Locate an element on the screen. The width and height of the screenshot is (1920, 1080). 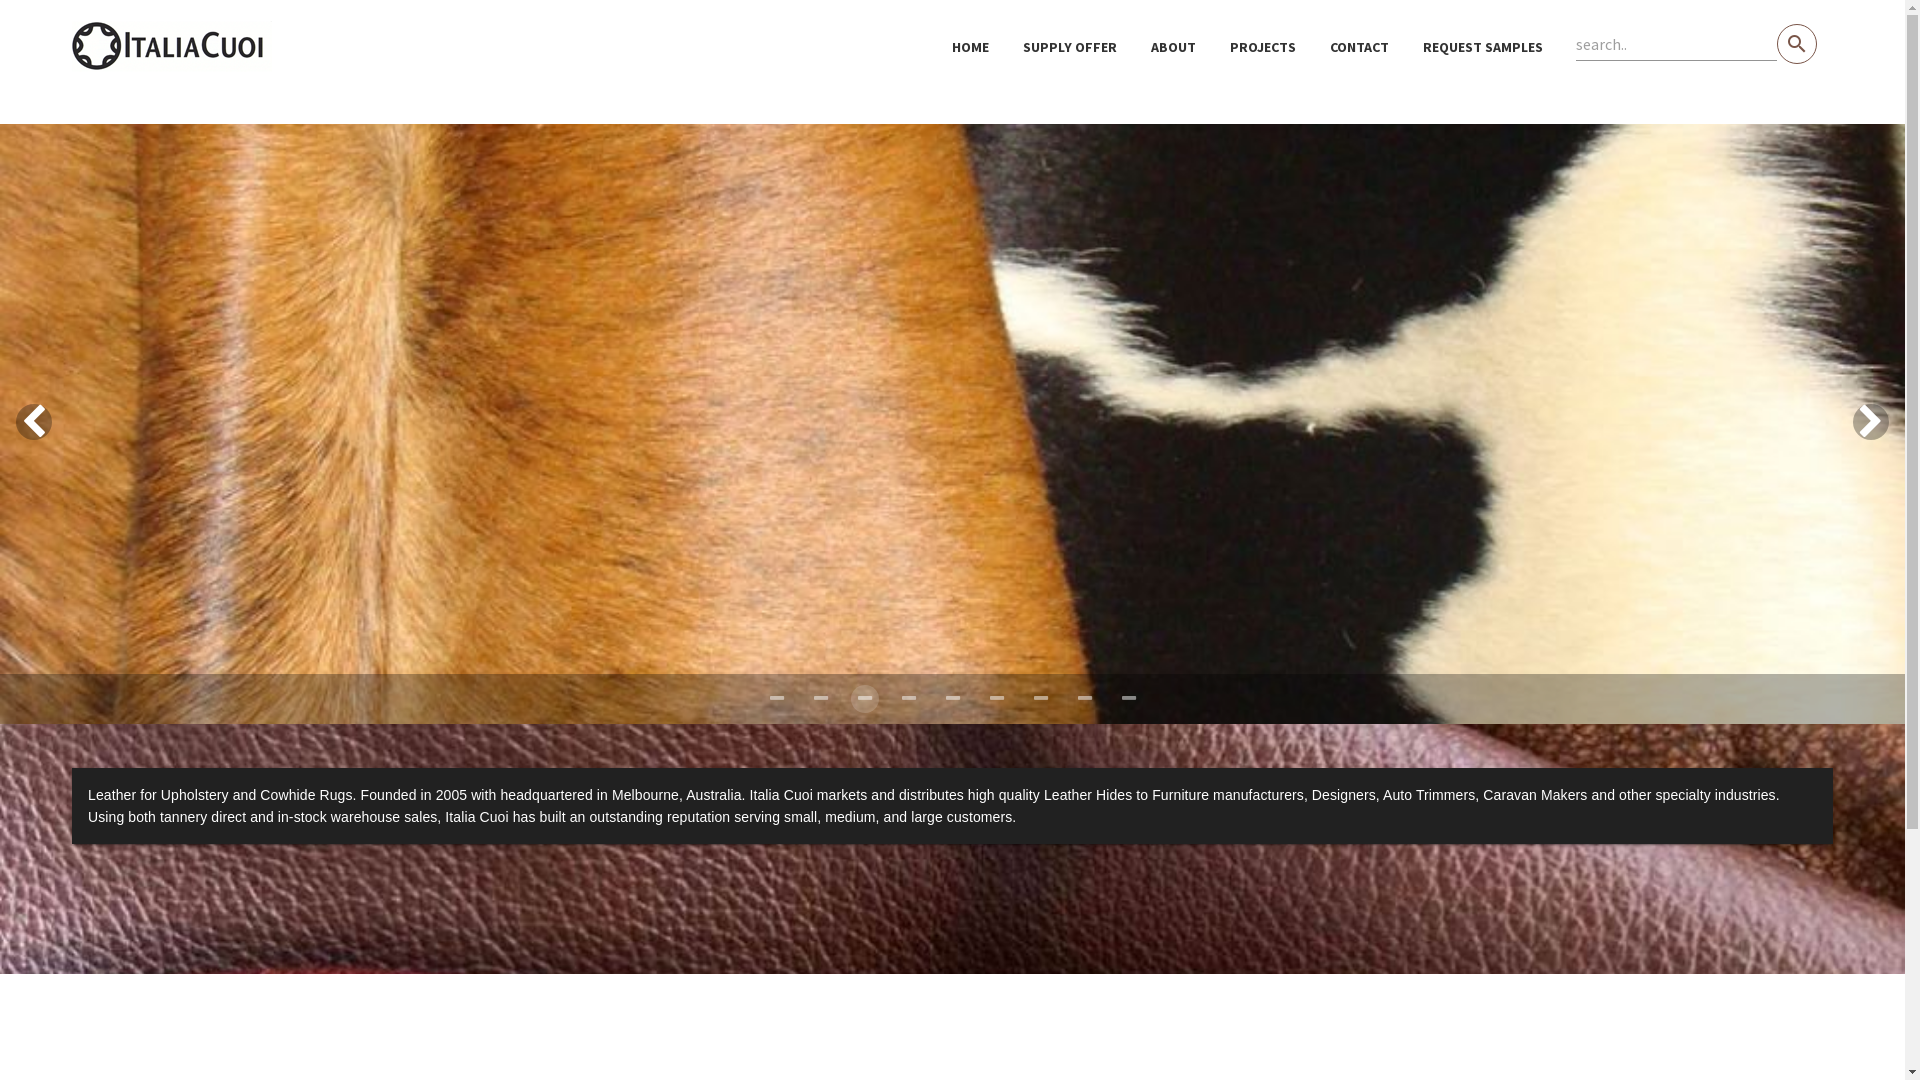
'7' is located at coordinates (1083, 697).